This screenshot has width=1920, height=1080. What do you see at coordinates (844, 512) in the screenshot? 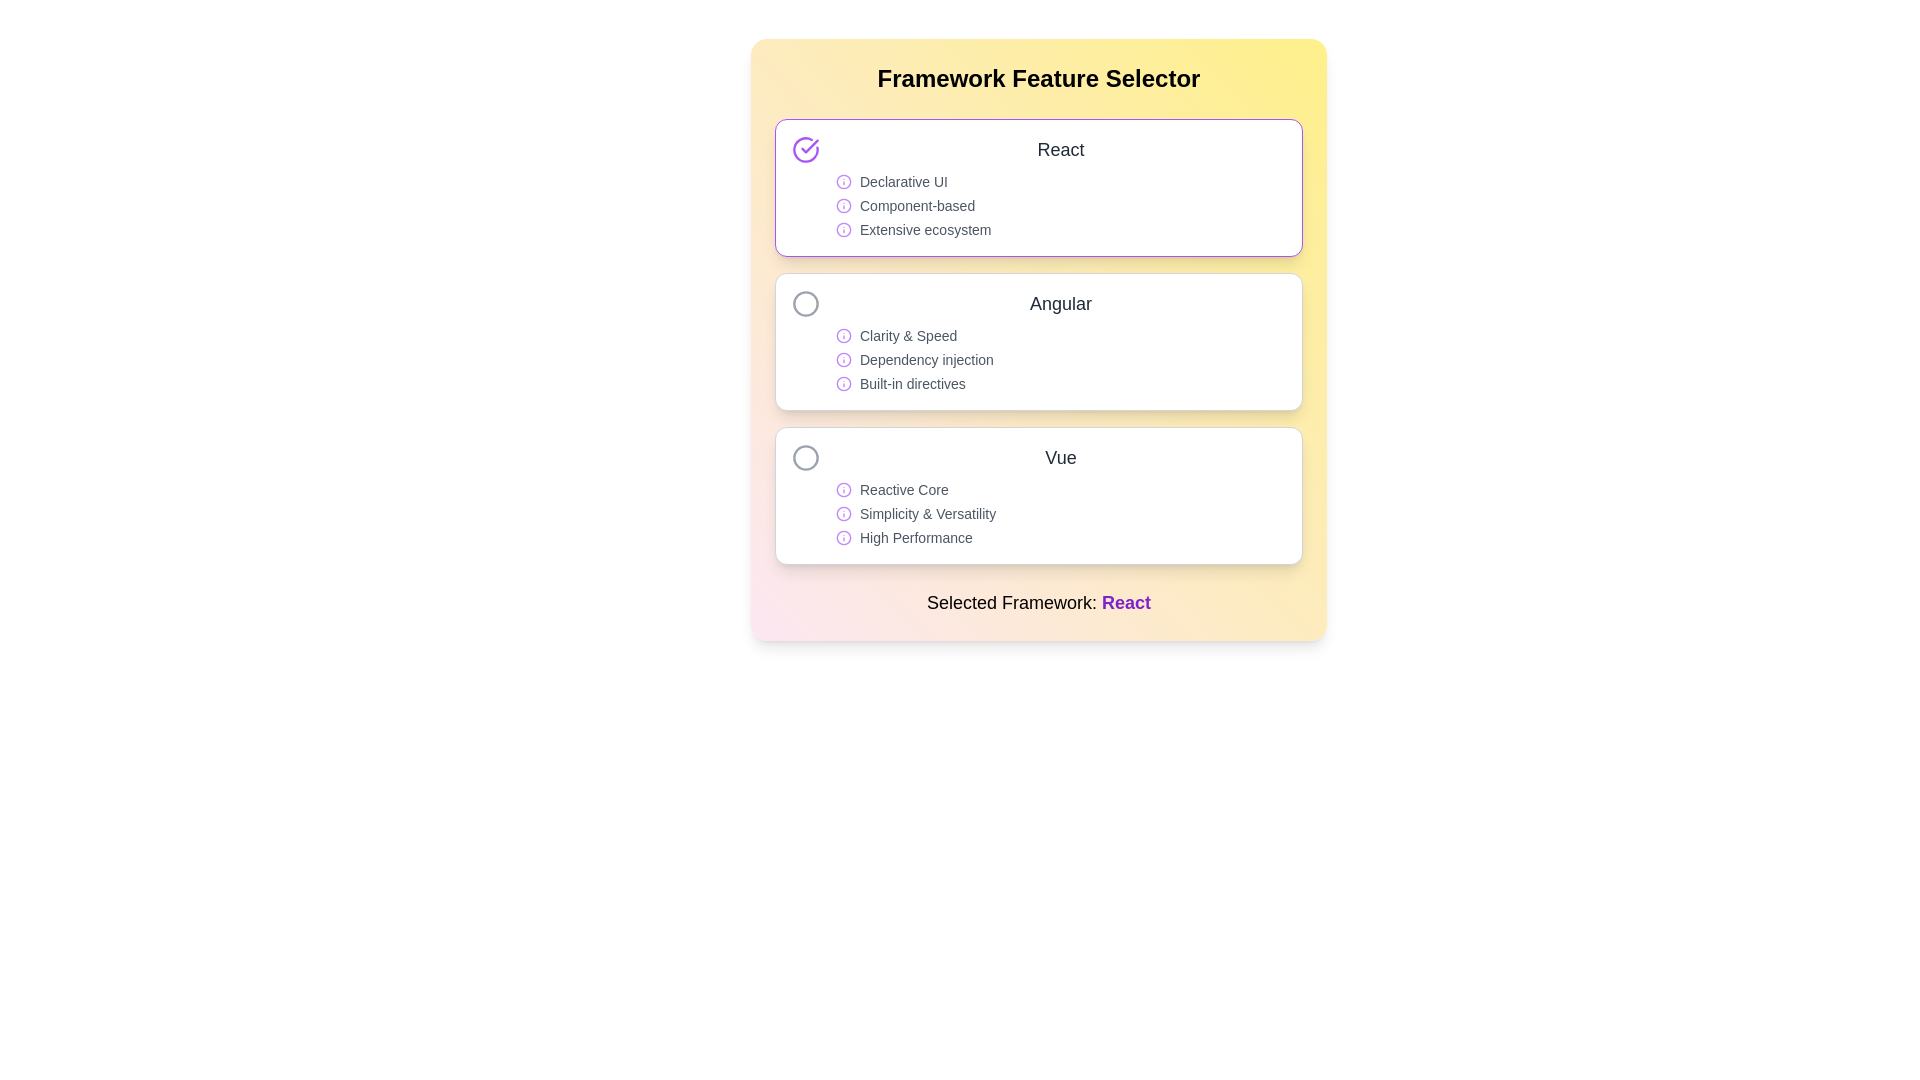
I see `the circular icon with a purple stroke located immediately to the left of the text 'Simplicity & Versatility' in the third option group labeled 'Vue'` at bounding box center [844, 512].